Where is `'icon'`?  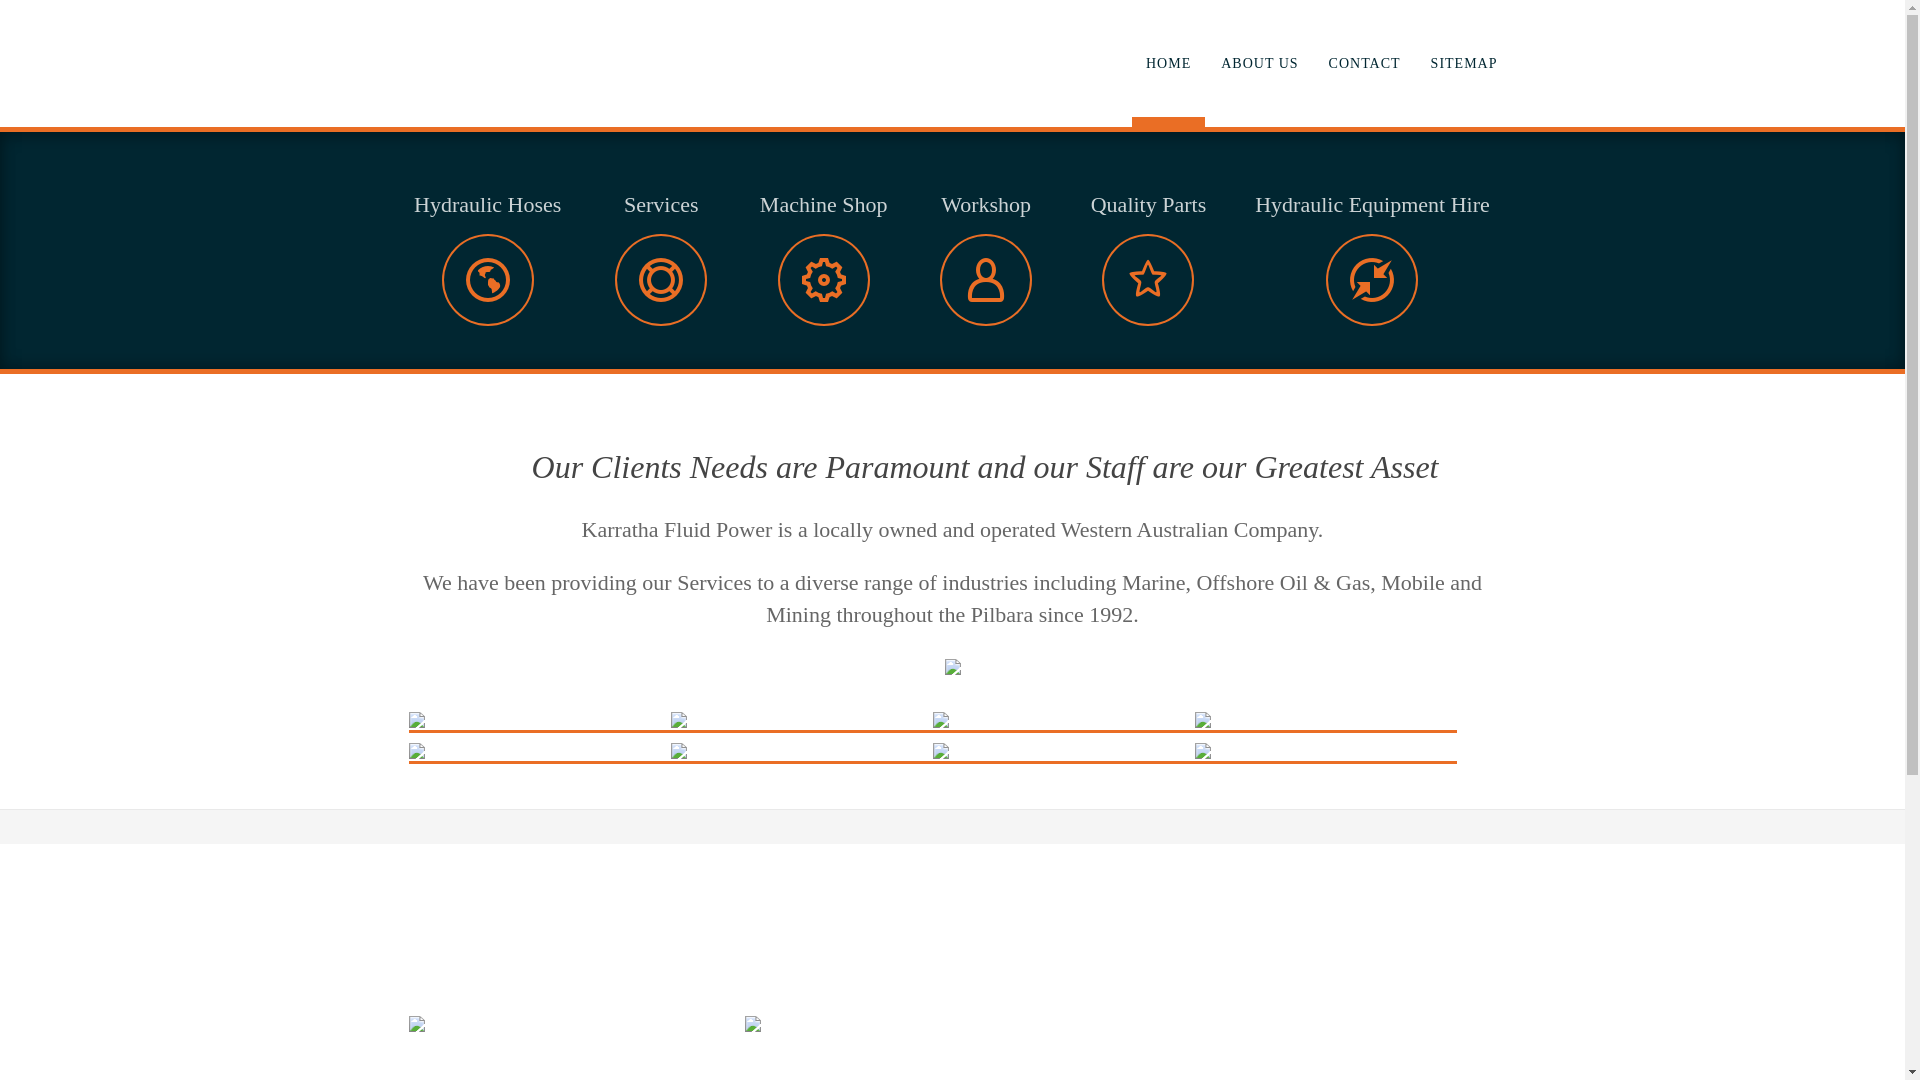
'icon' is located at coordinates (985, 280).